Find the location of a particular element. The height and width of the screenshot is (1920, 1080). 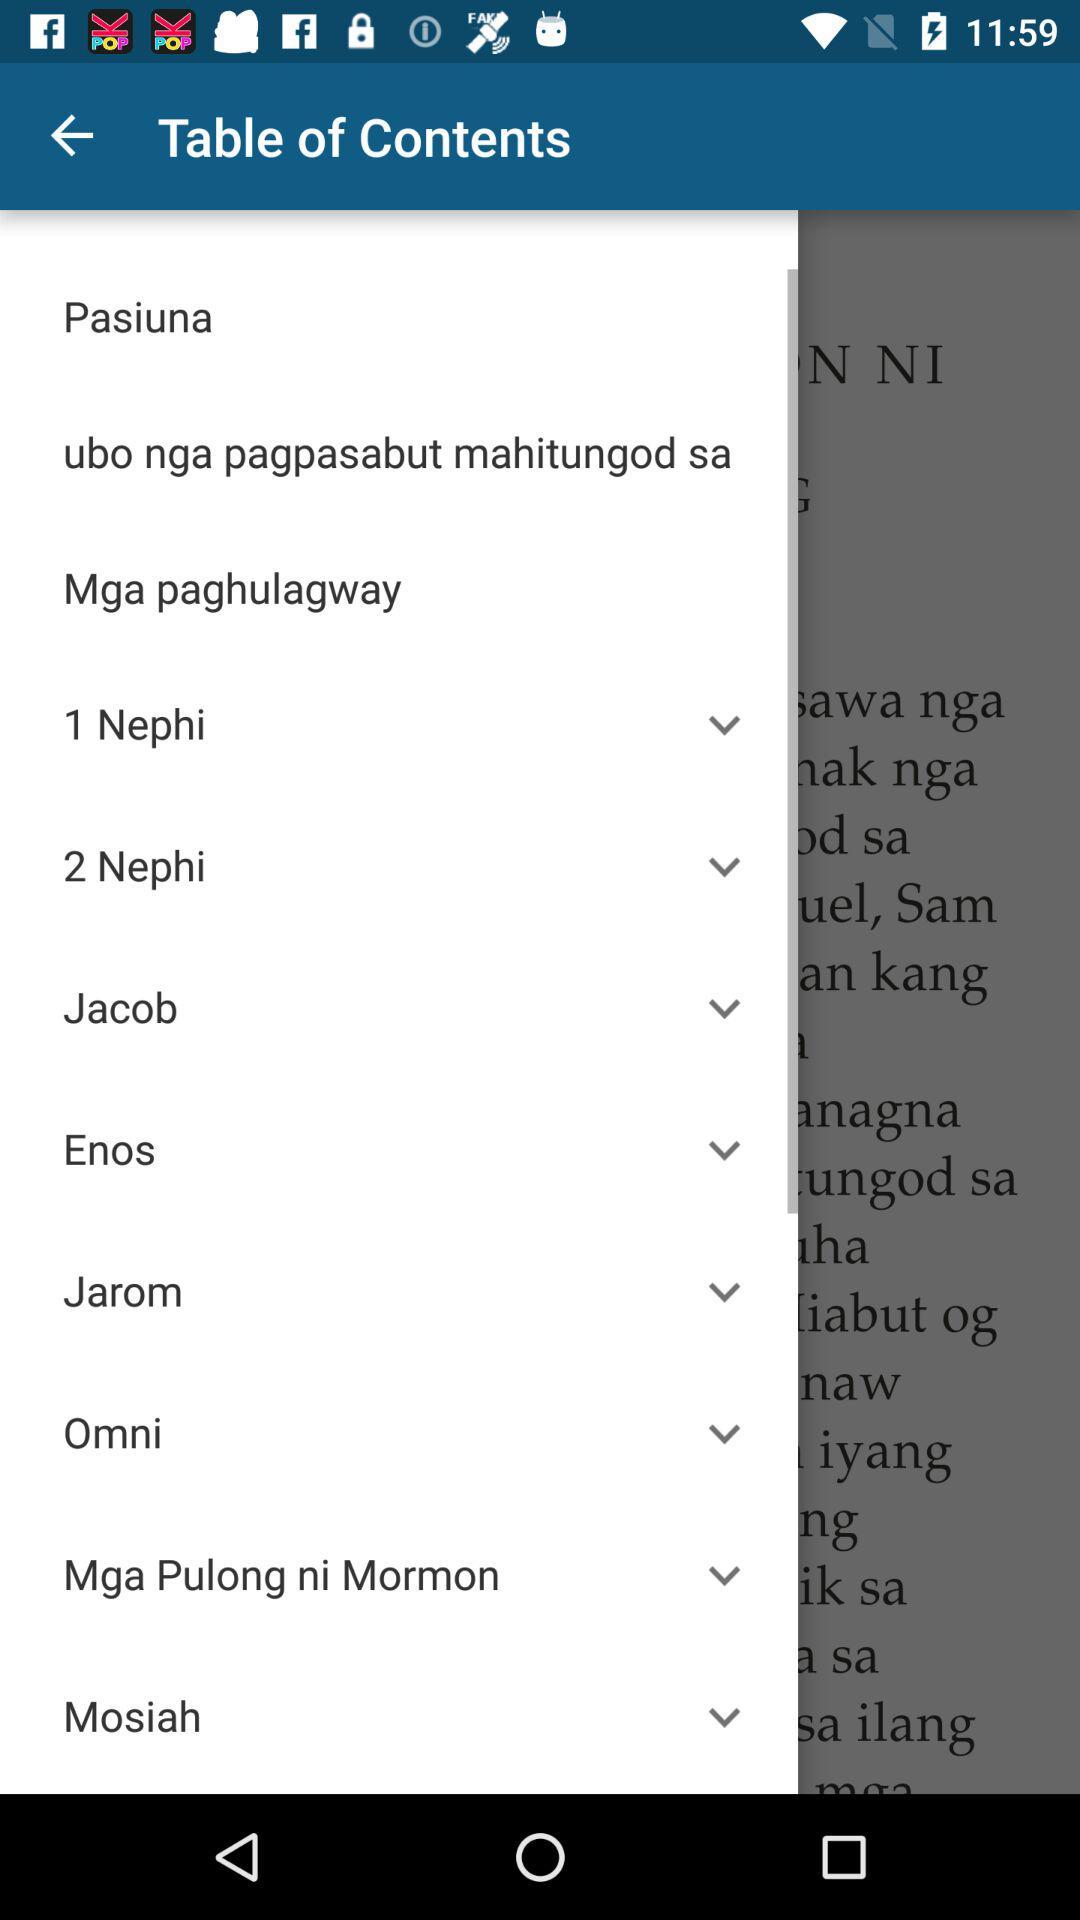

the item at the top left corner is located at coordinates (72, 135).